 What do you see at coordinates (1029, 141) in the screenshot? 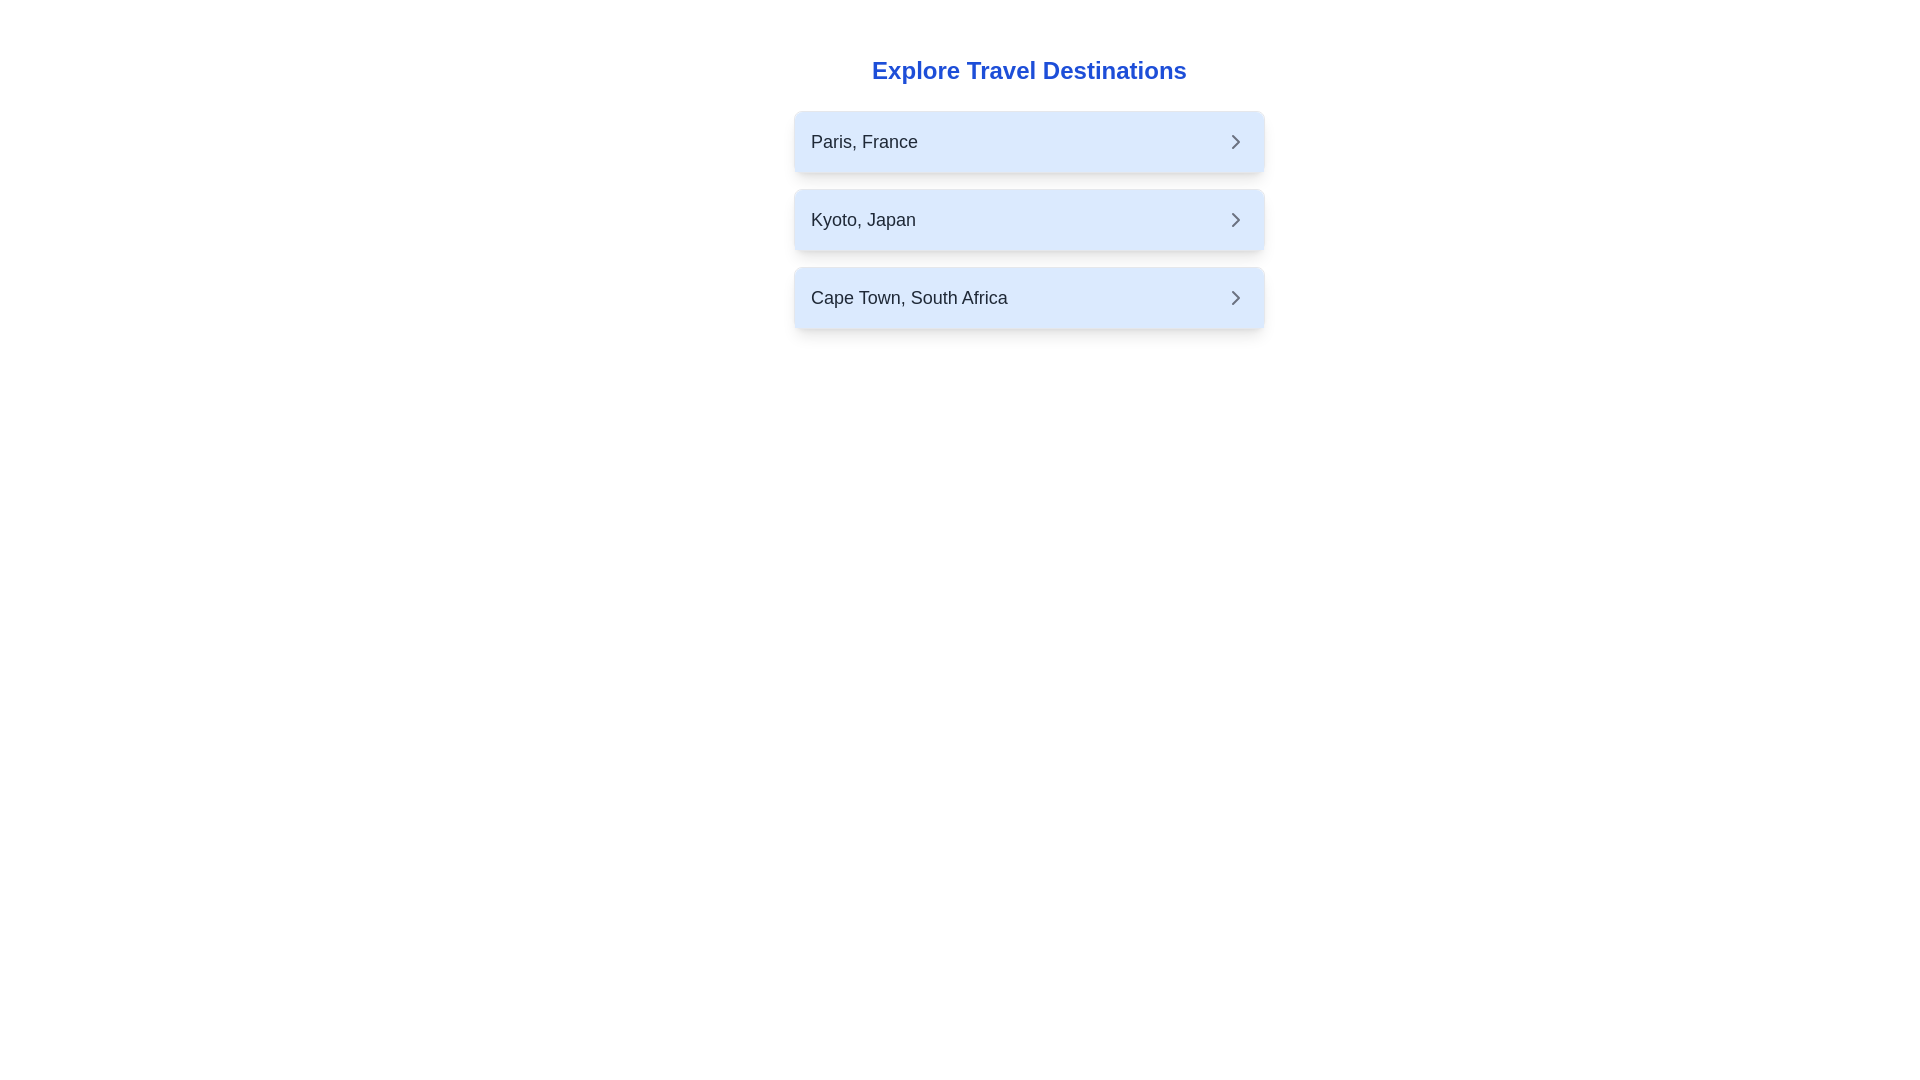
I see `the navigation button for 'Paris, France' located at the top of the 'Explore Travel Destinations' list` at bounding box center [1029, 141].